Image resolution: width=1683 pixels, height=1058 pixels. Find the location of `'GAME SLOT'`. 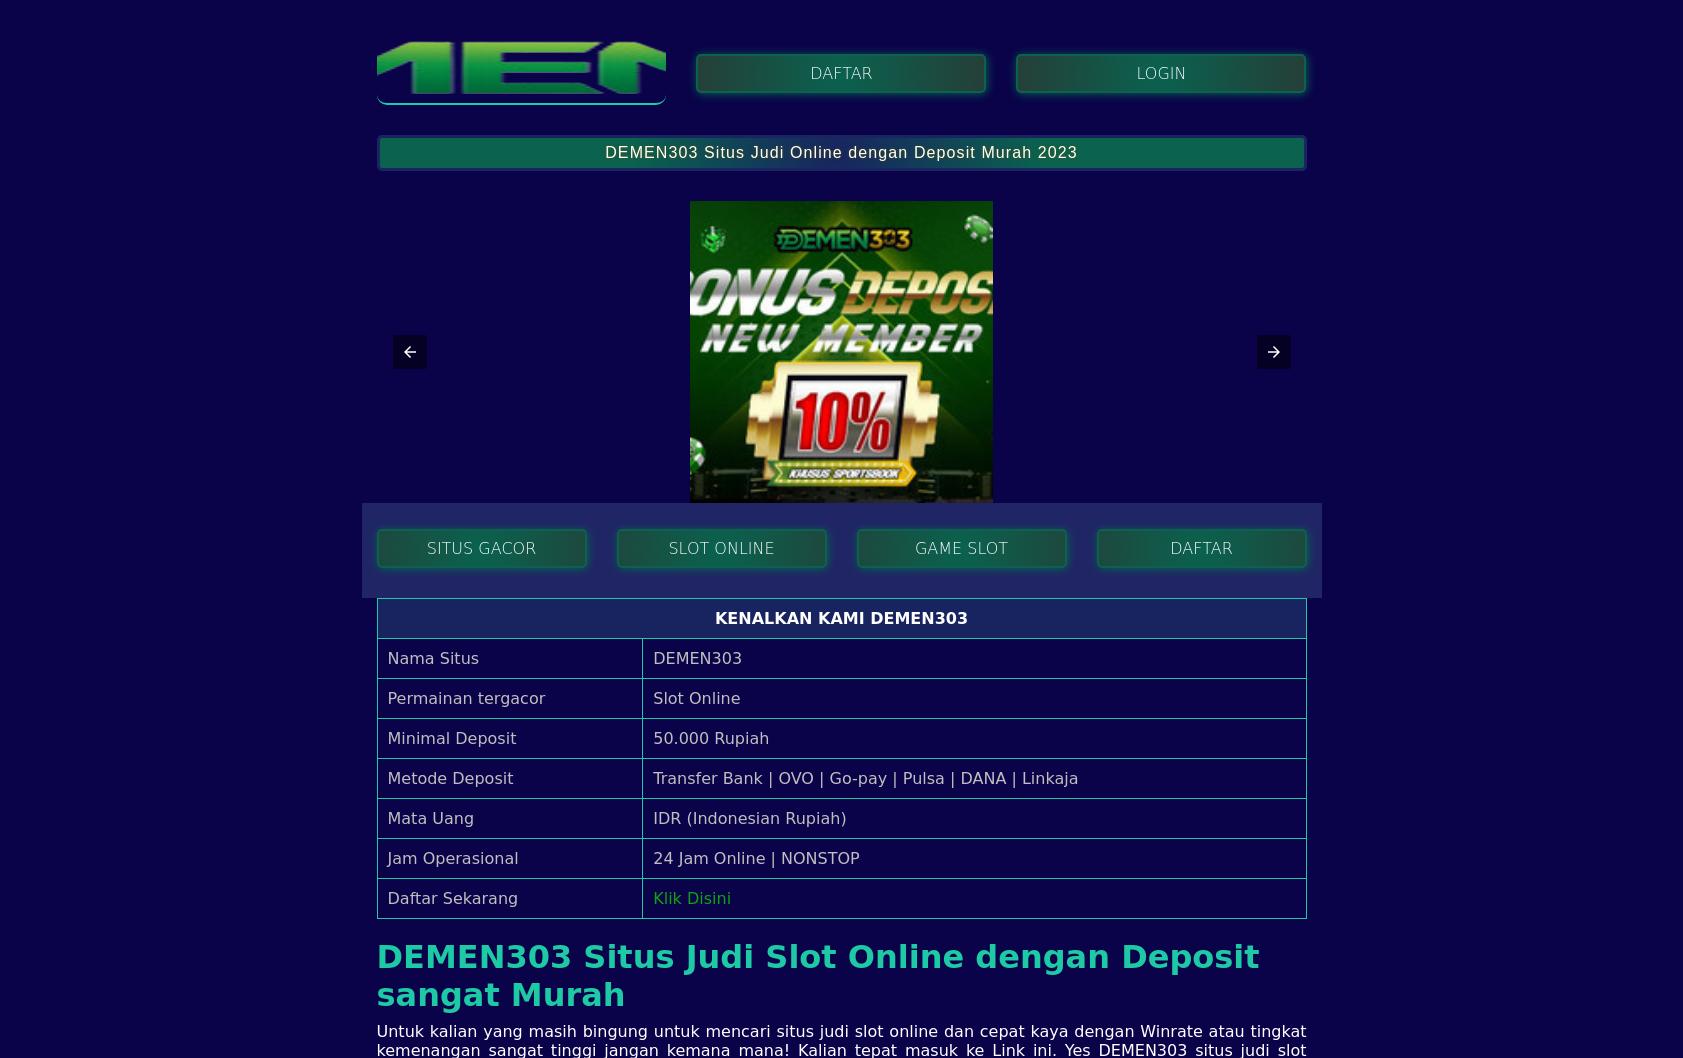

'GAME SLOT' is located at coordinates (914, 547).